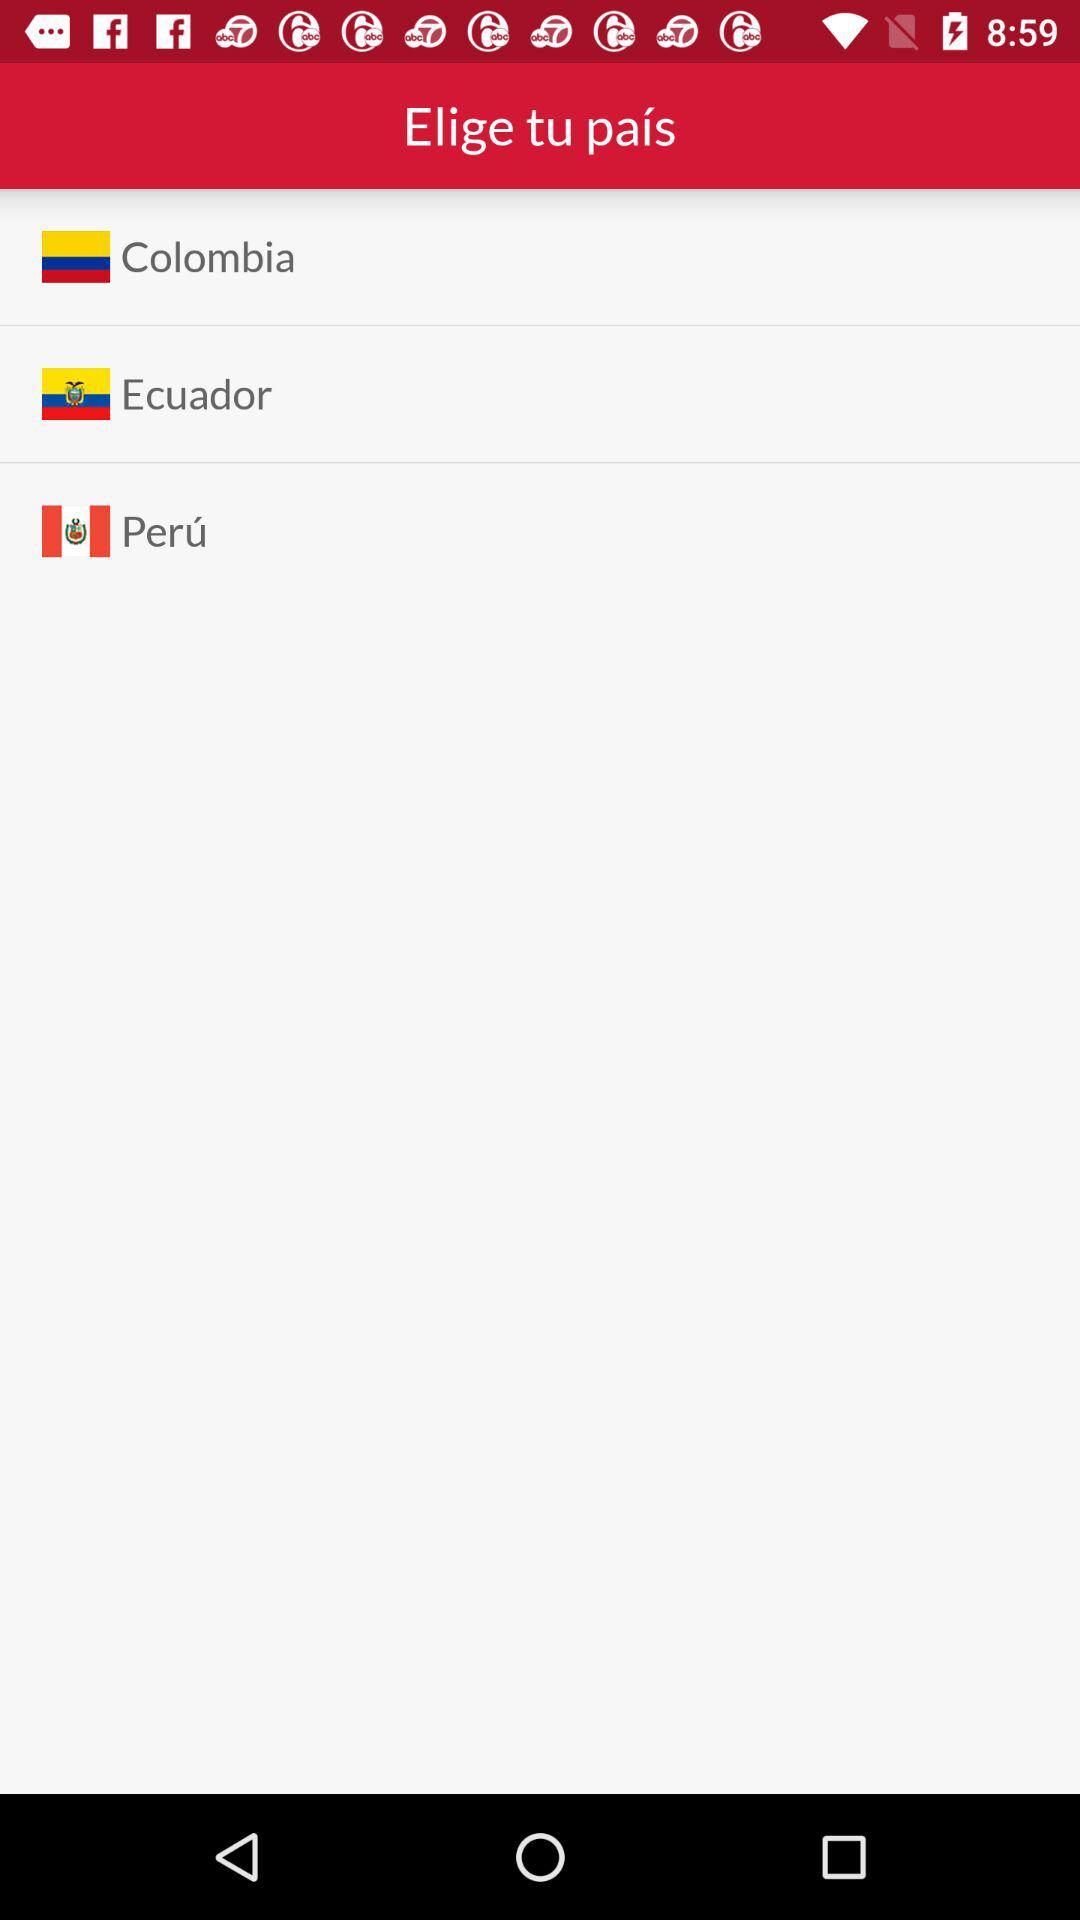 The width and height of the screenshot is (1080, 1920). I want to click on colombia item, so click(208, 255).